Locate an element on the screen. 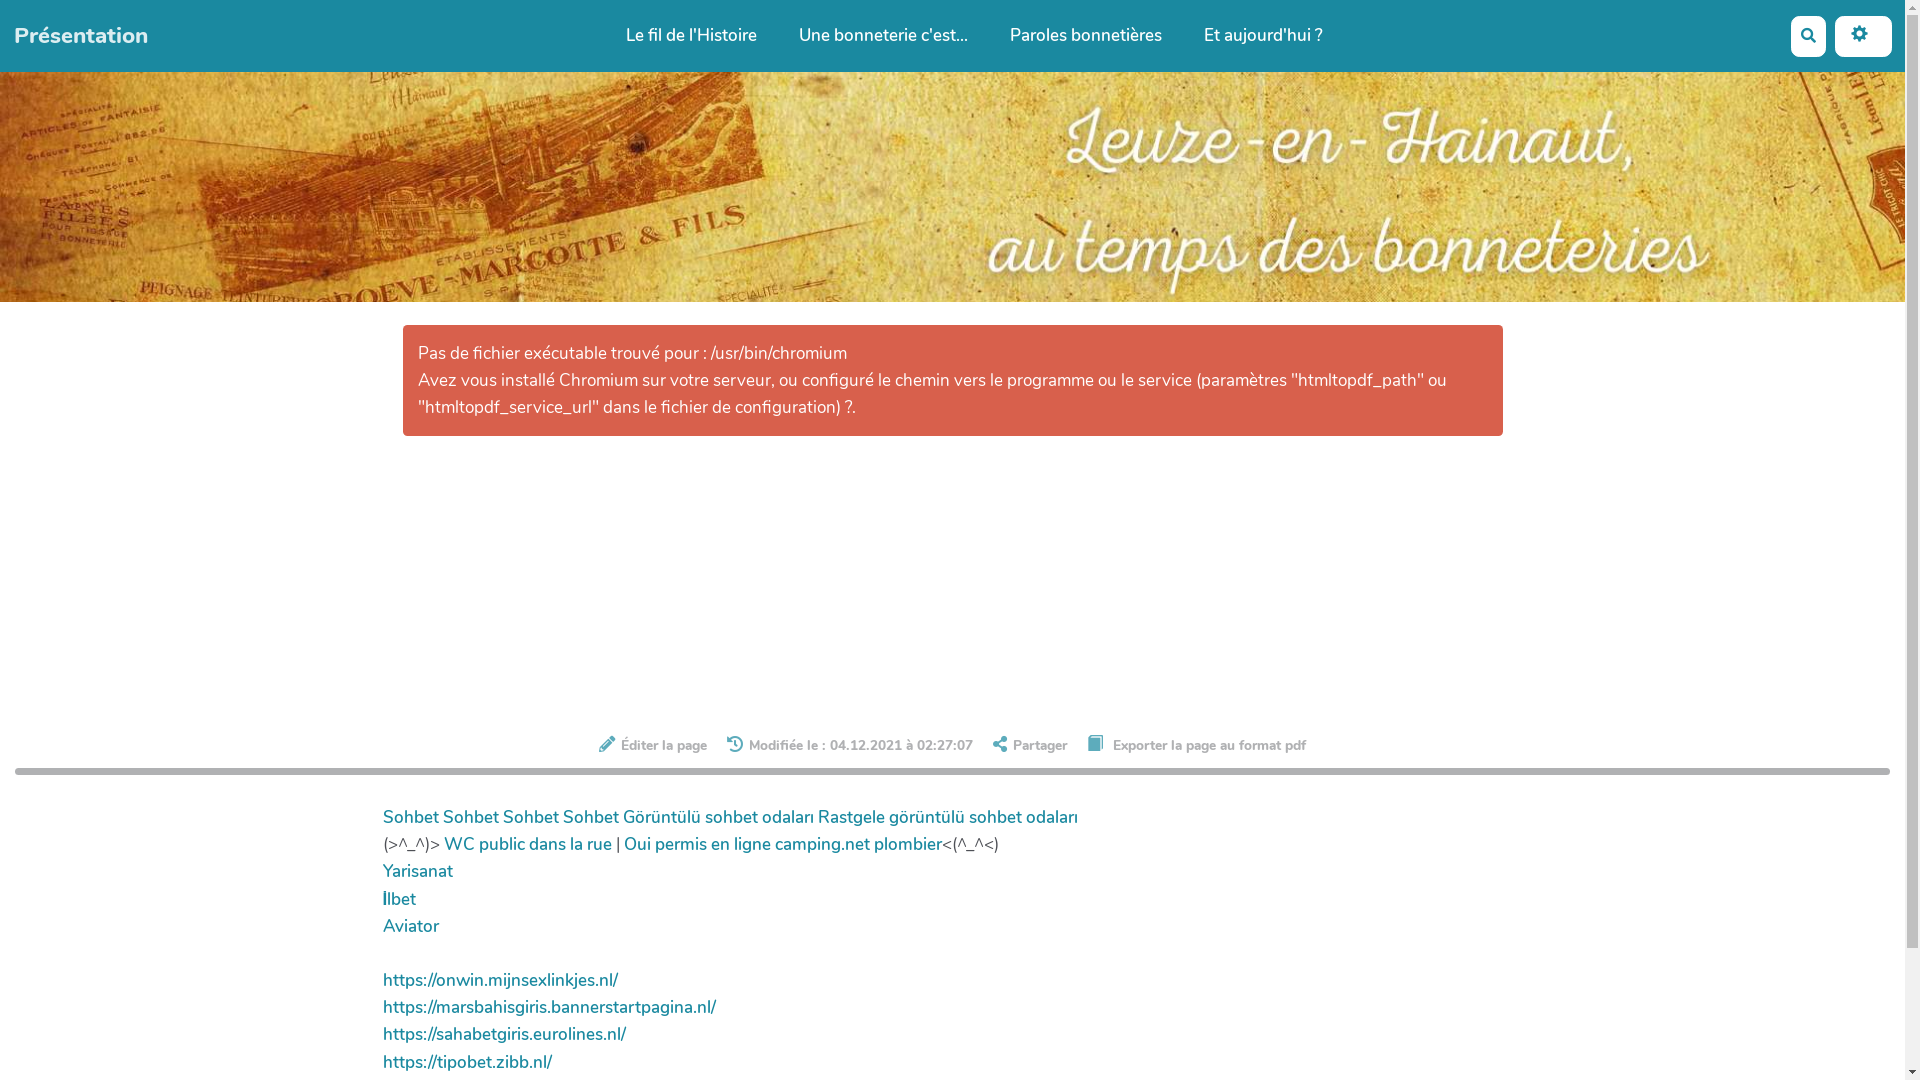 The width and height of the screenshot is (1920, 1080). 'Une bonneterie c'est...' is located at coordinates (882, 36).